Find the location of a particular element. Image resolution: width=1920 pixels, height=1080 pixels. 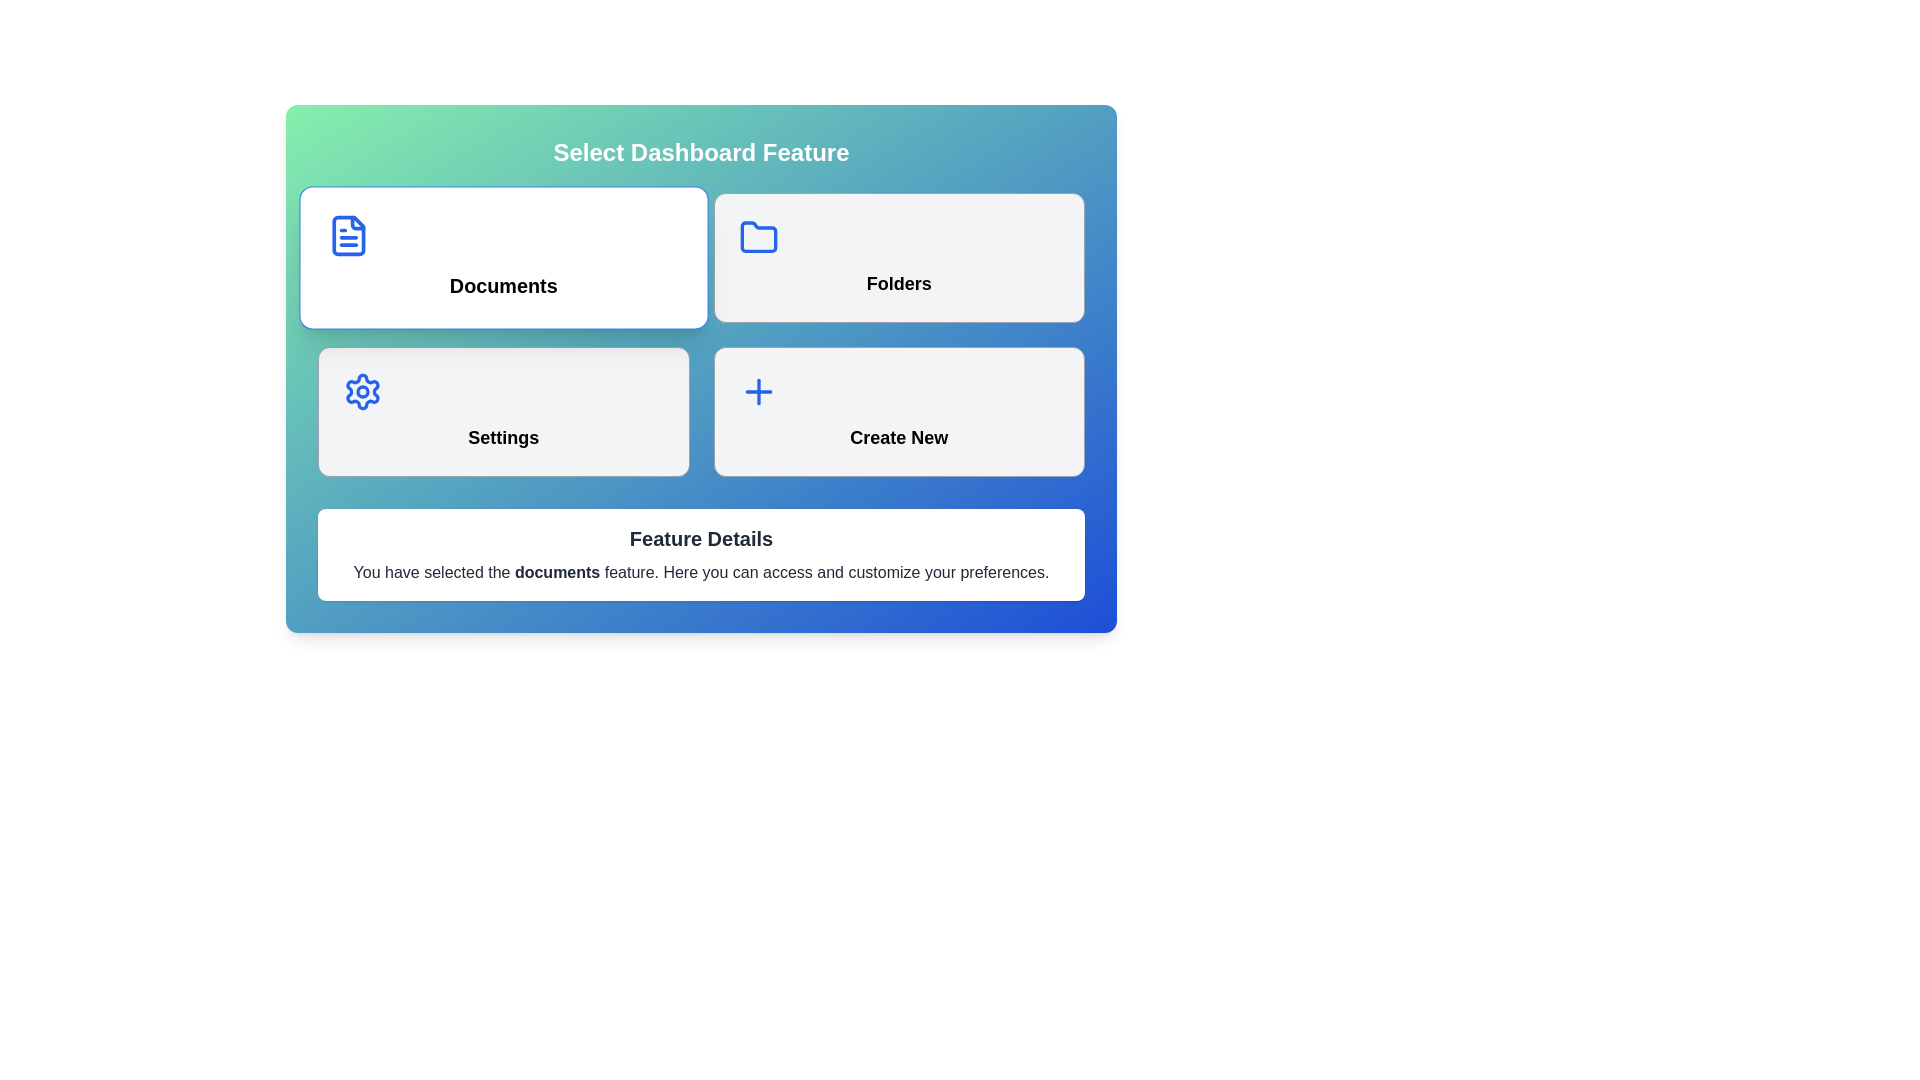

the blue plus sign icon with rounded edges located in the top left corner of the 'Create New' area with a gray background is located at coordinates (757, 392).